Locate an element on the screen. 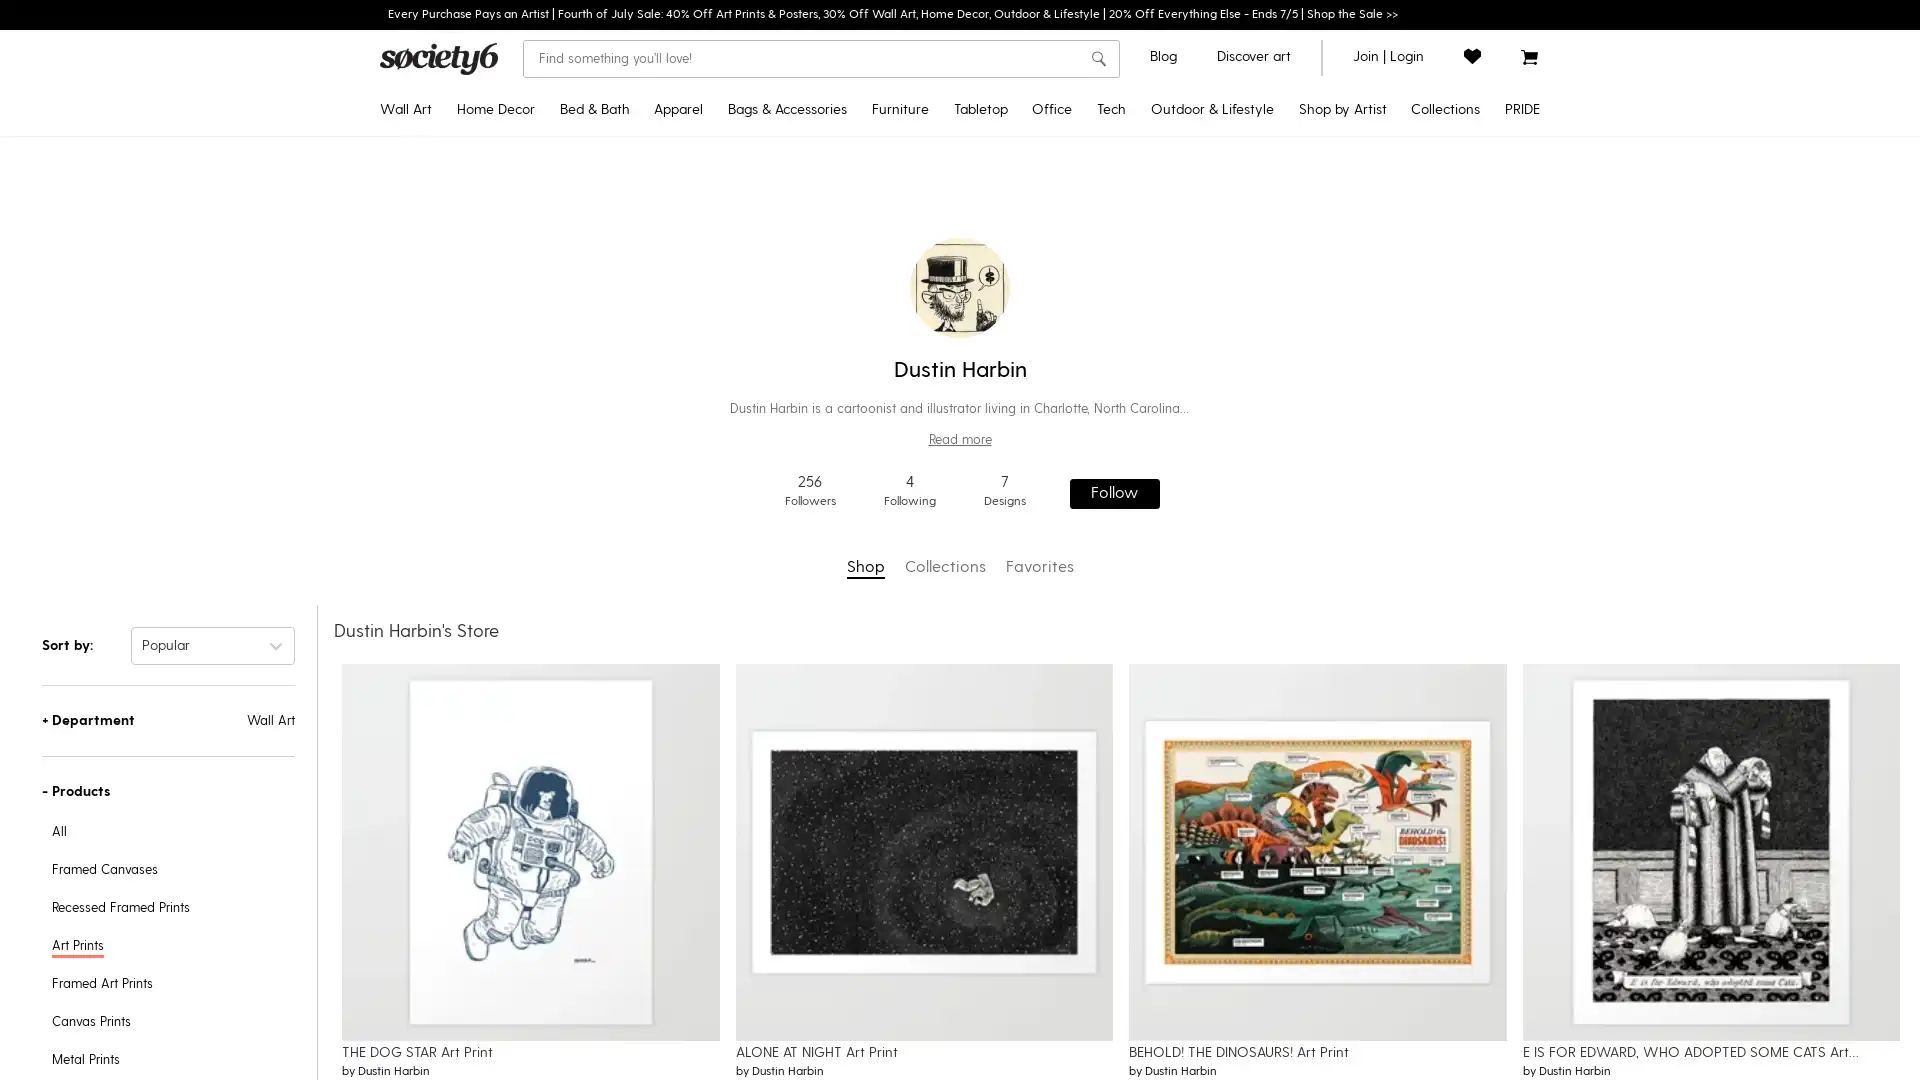 The image size is (1920, 1080). Posters is located at coordinates (470, 353).